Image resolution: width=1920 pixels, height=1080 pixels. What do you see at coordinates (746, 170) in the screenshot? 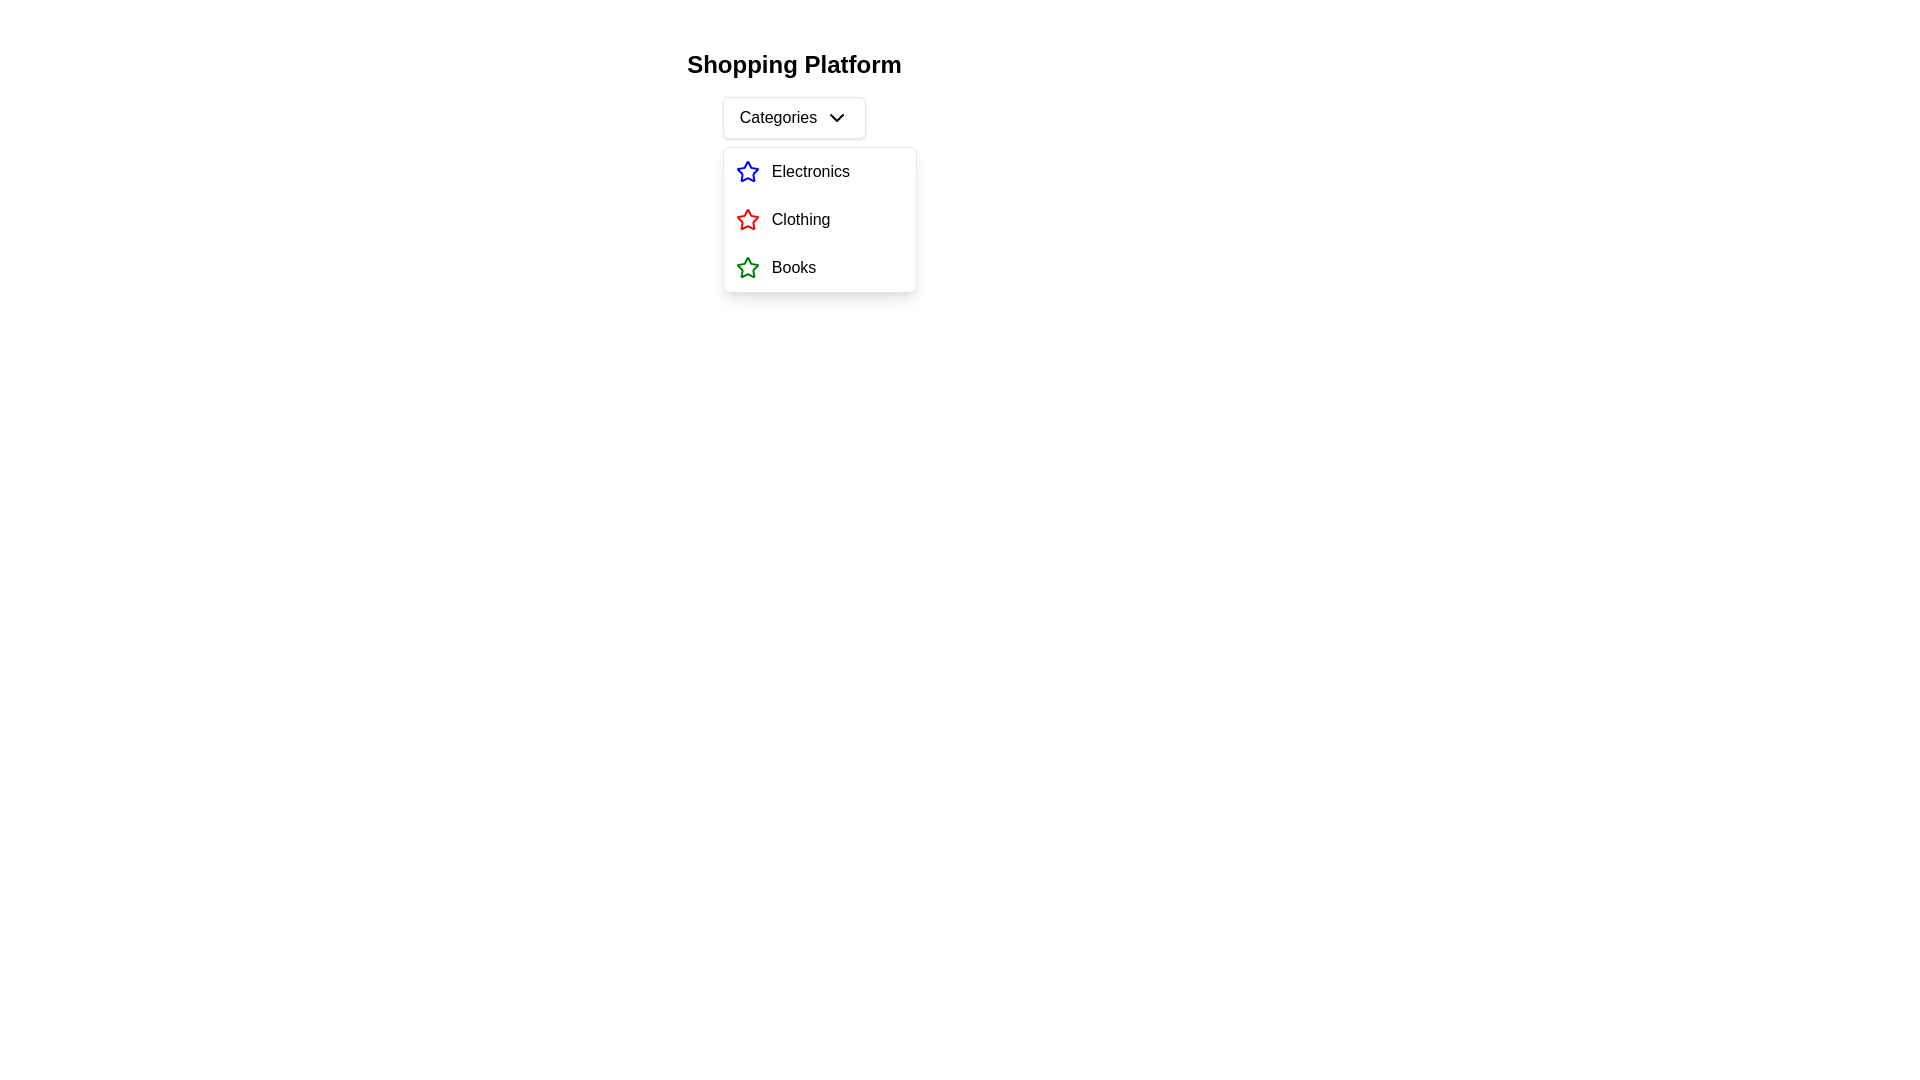
I see `the 'Electronics' category icon located in the second position of the dropdown menu under 'Categories'` at bounding box center [746, 170].